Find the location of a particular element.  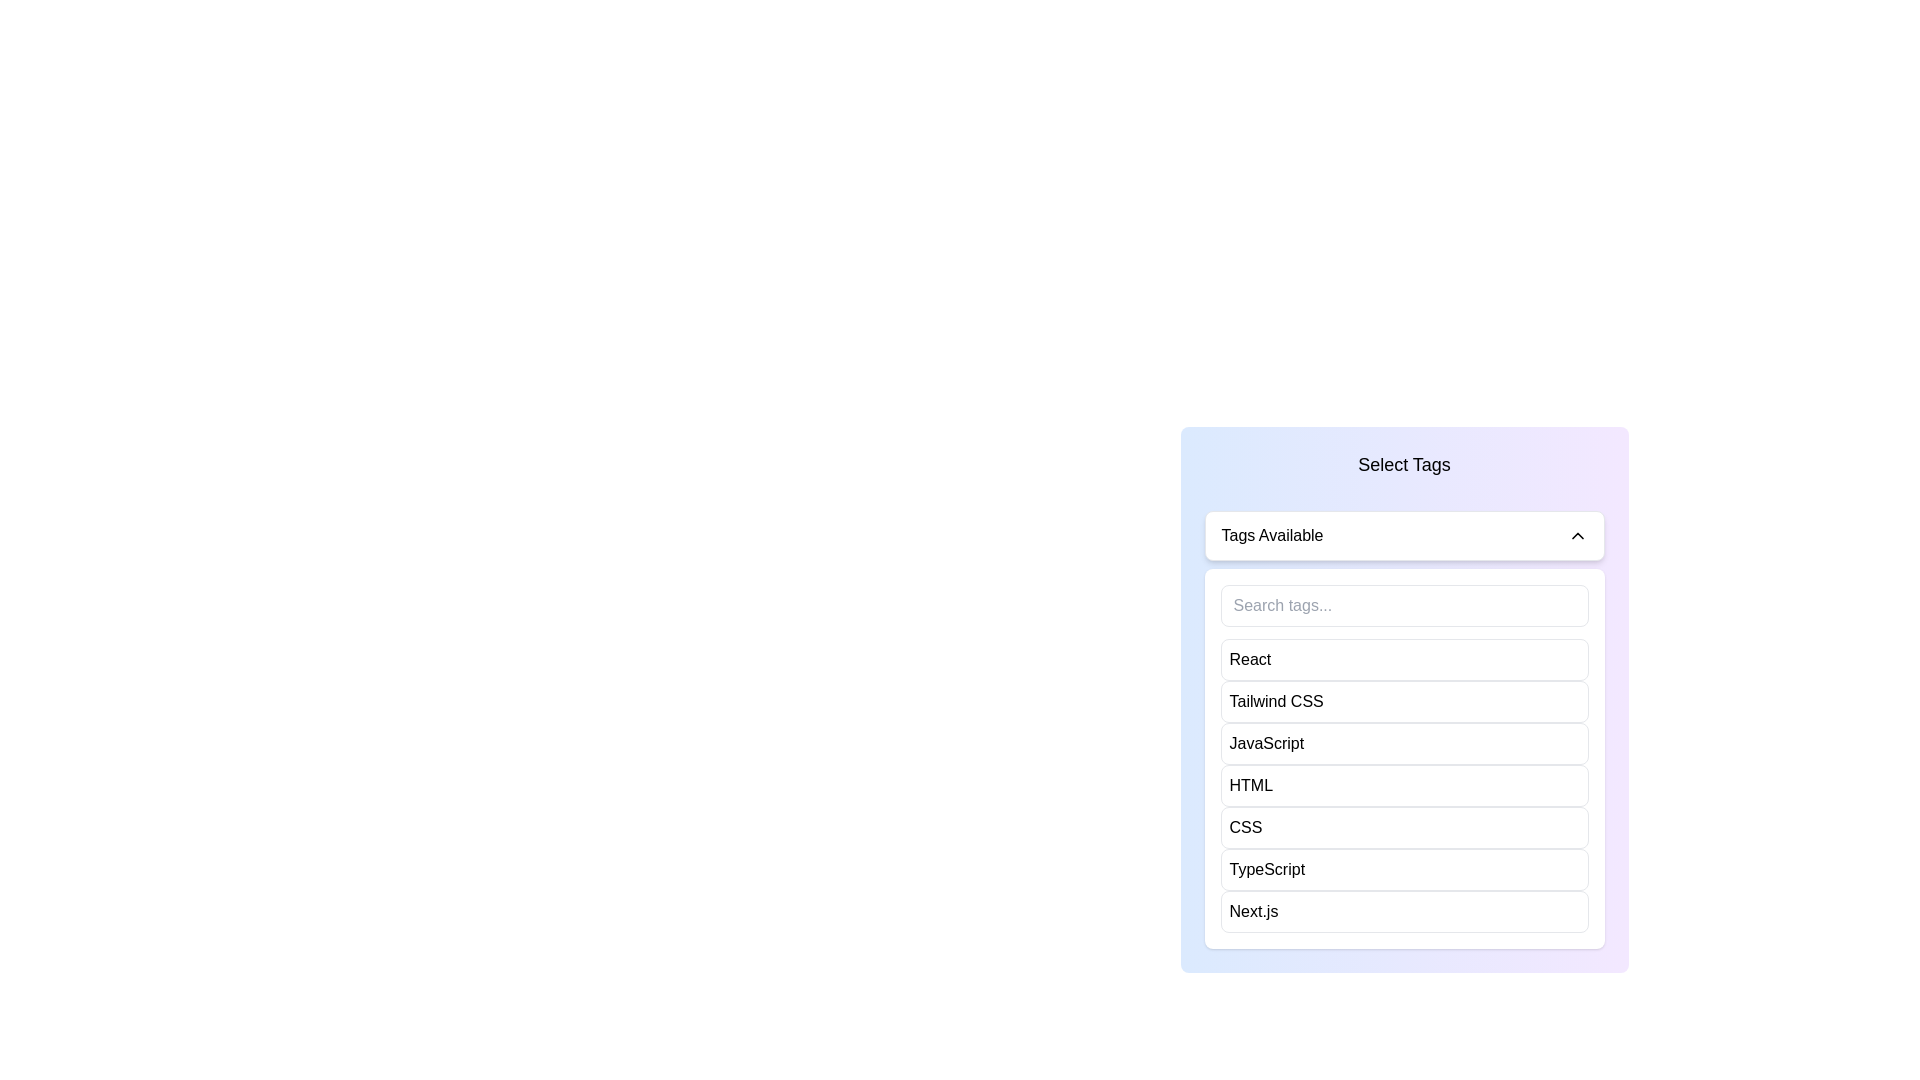

the text label displaying 'Tailwind CSS', which is the second item under the 'Tags Available' dropdown menu on the right panel is located at coordinates (1275, 701).